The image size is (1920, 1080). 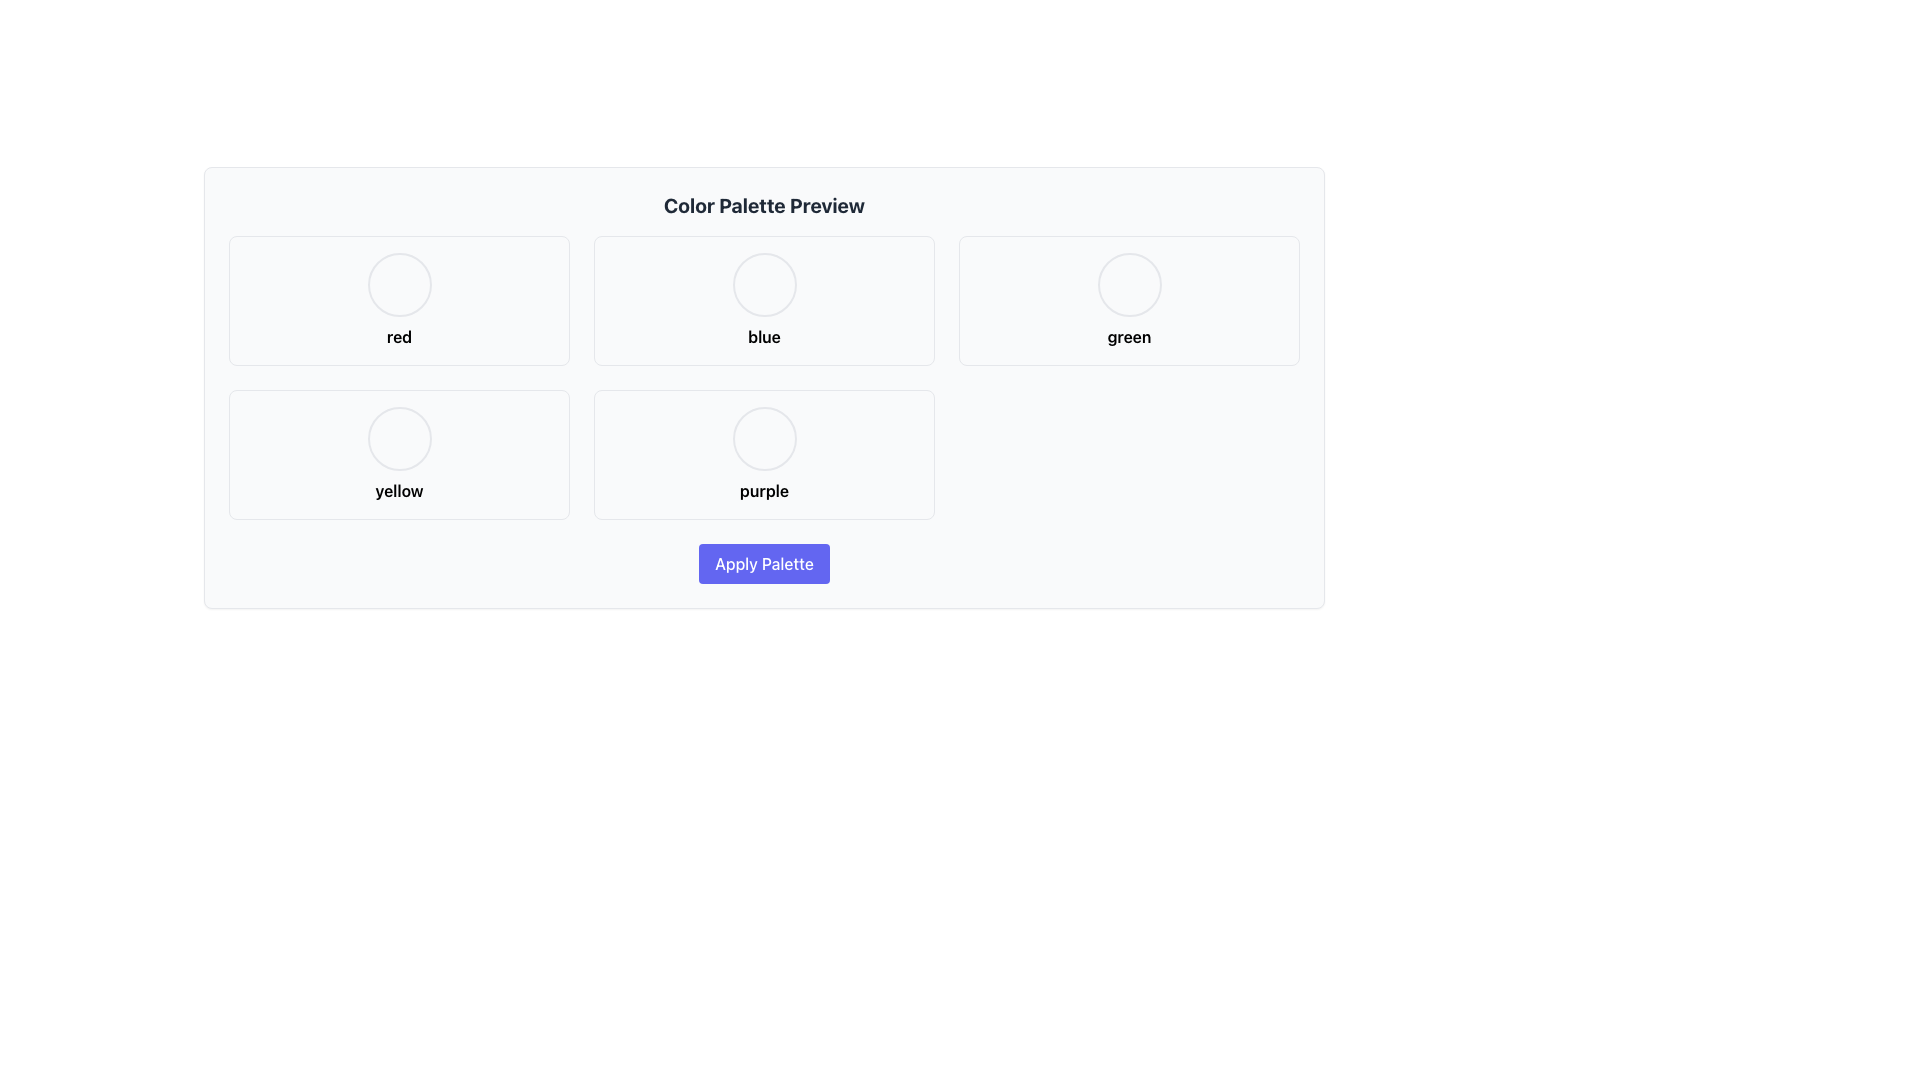 I want to click on the circular color indicator with a yellow background and rounded profile, located in the lower left of the grid layout, so click(x=399, y=438).